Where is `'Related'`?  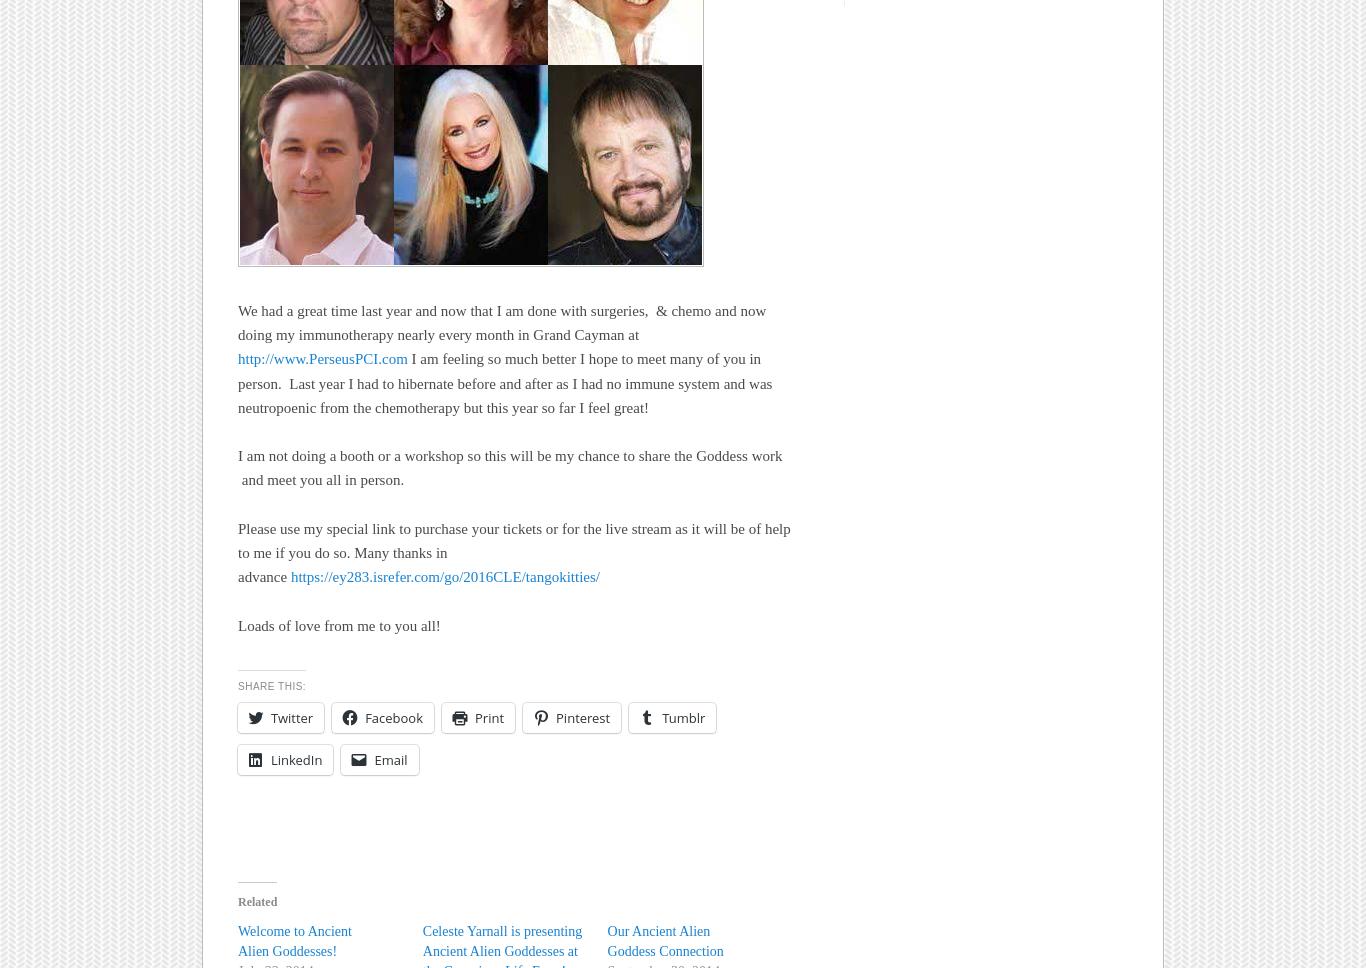
'Related' is located at coordinates (257, 901).